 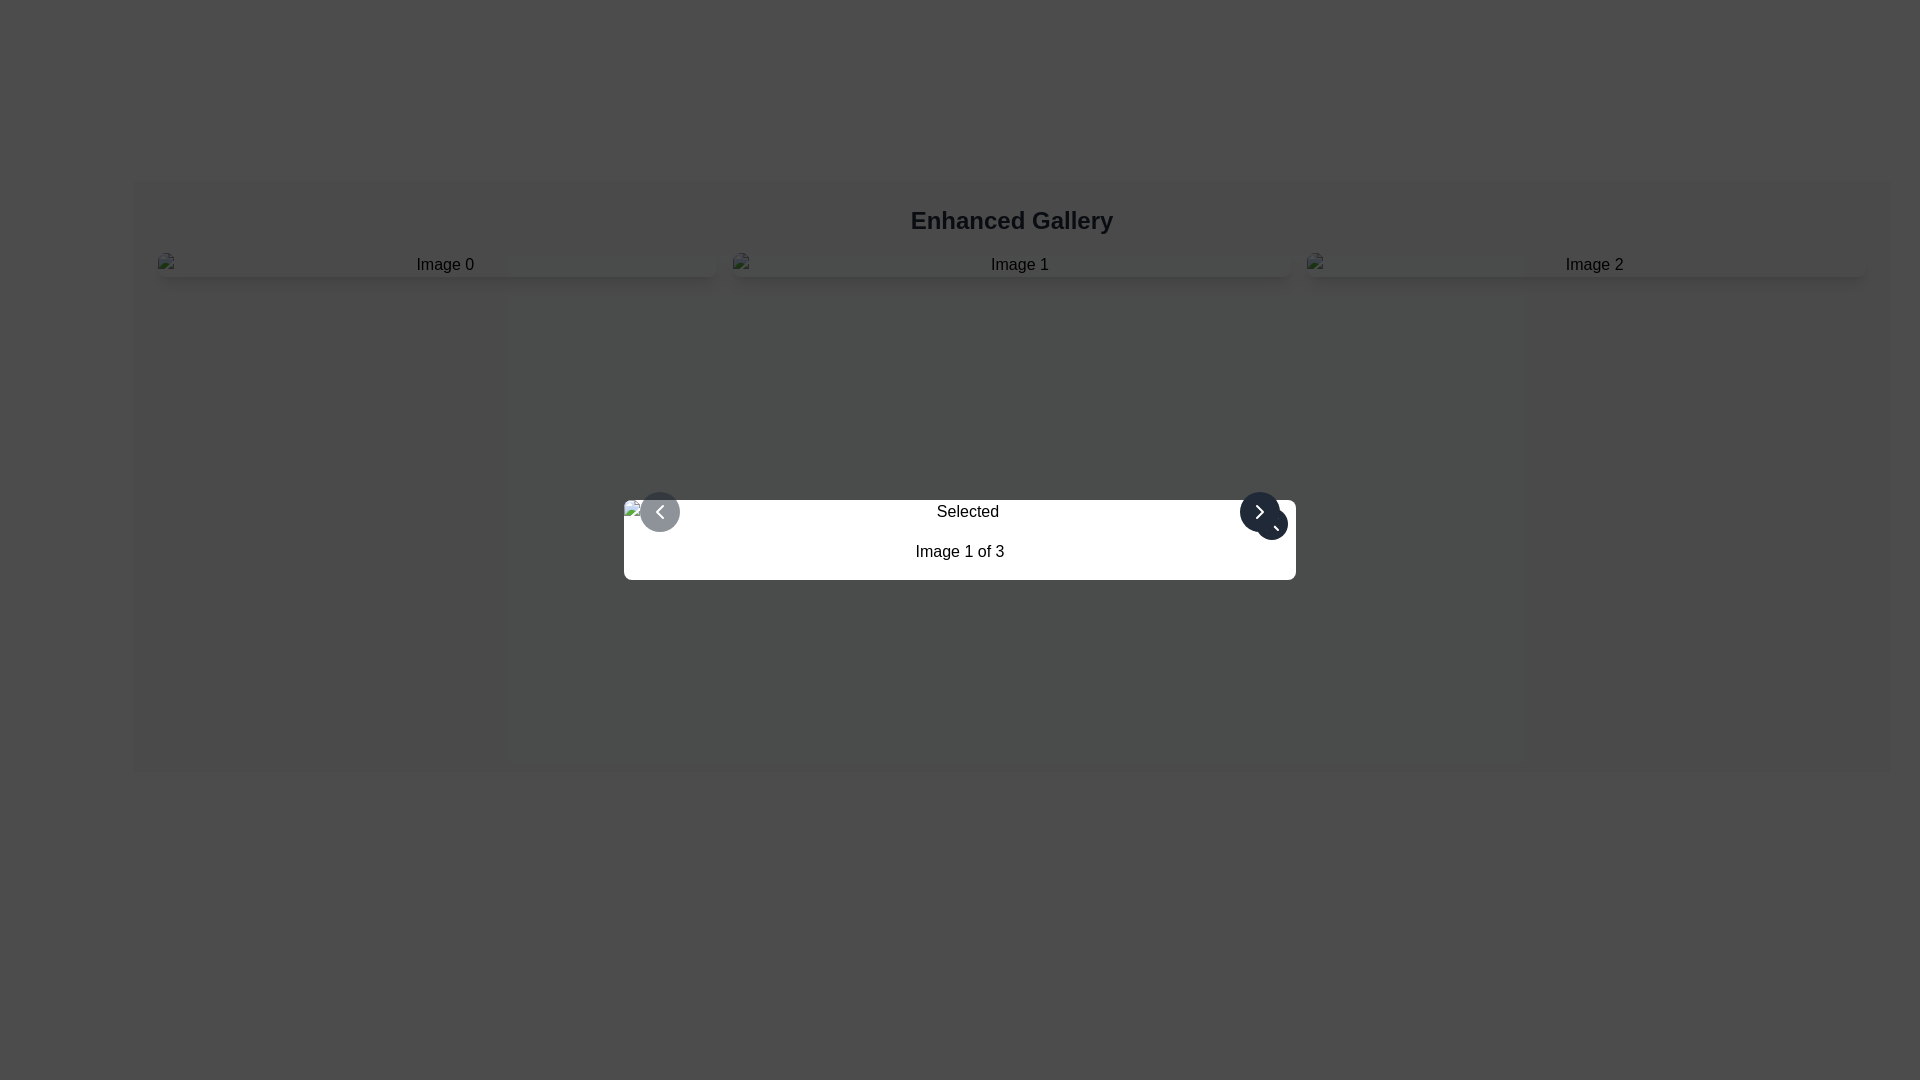 I want to click on the heading or title text located at the top center of the viewport, which serves as the primary title for the gallery section, so click(x=1012, y=220).